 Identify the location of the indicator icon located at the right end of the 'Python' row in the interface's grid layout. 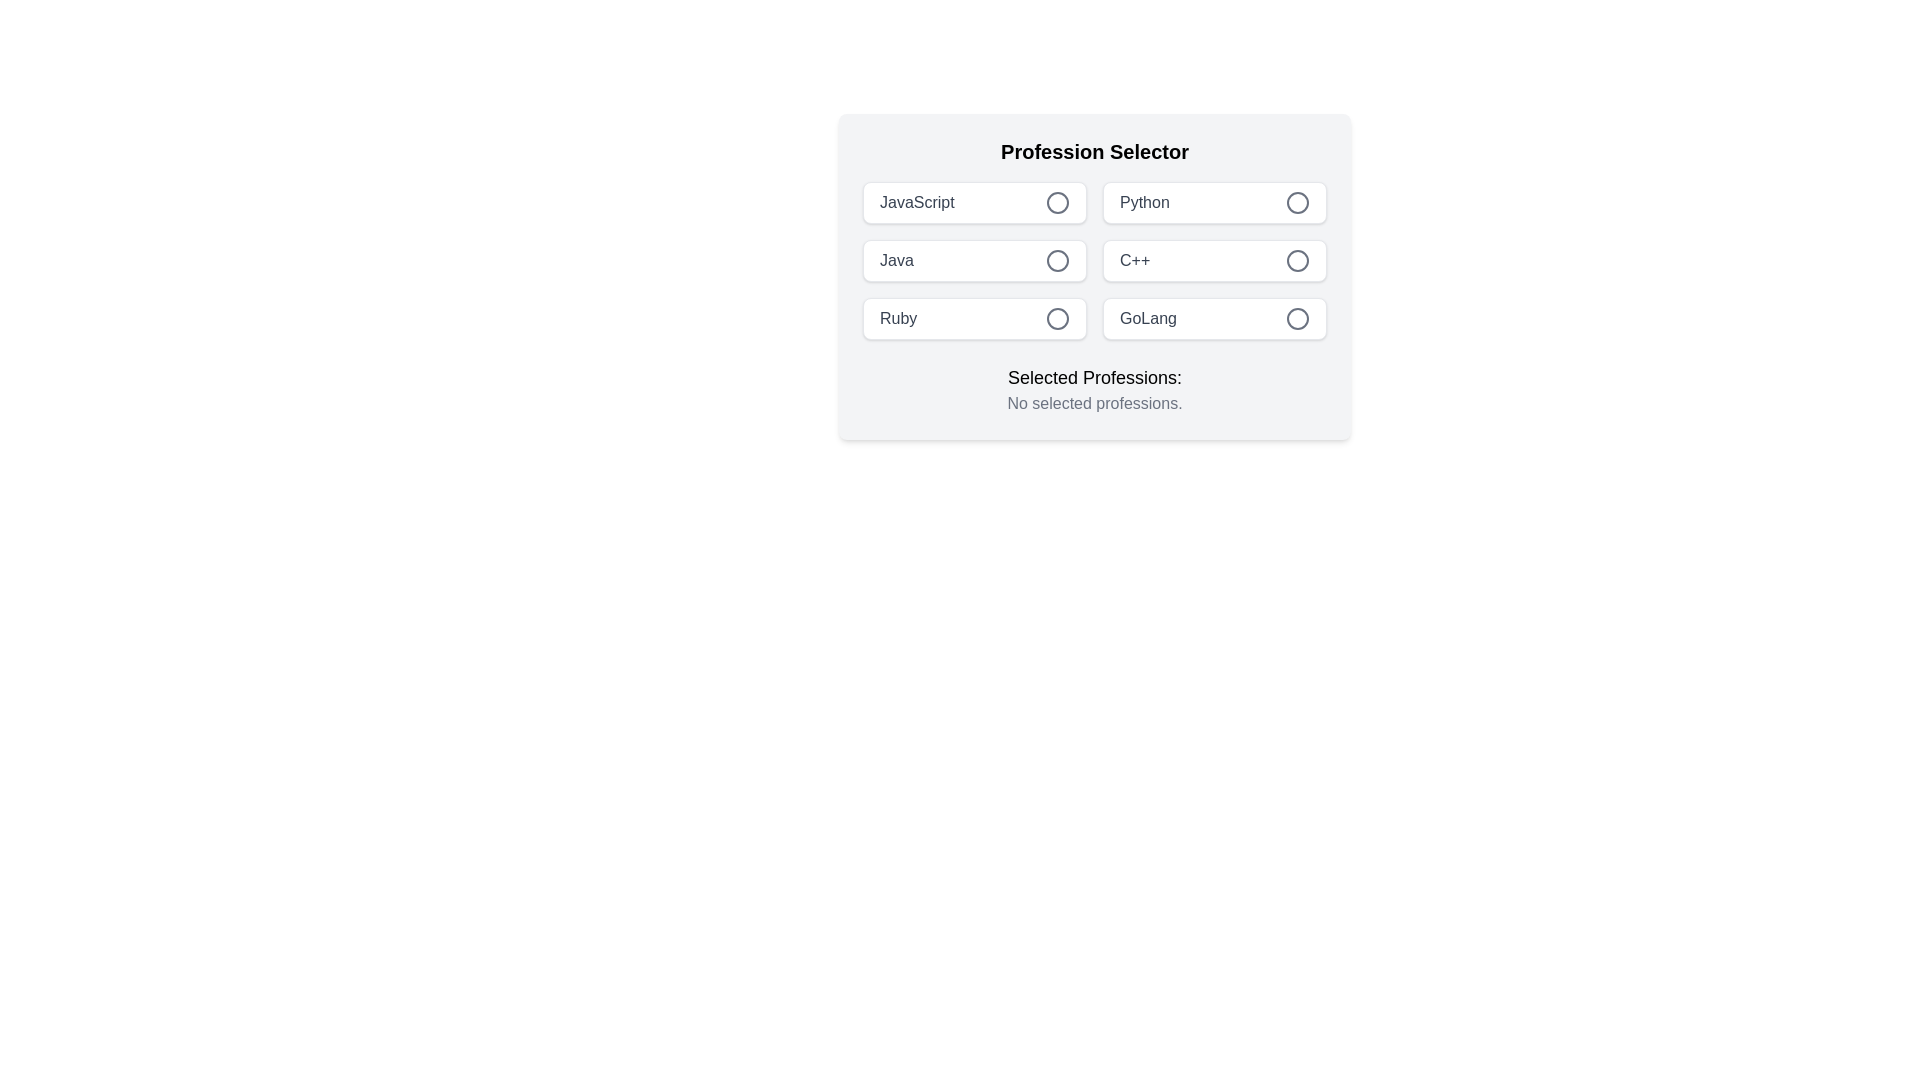
(1297, 203).